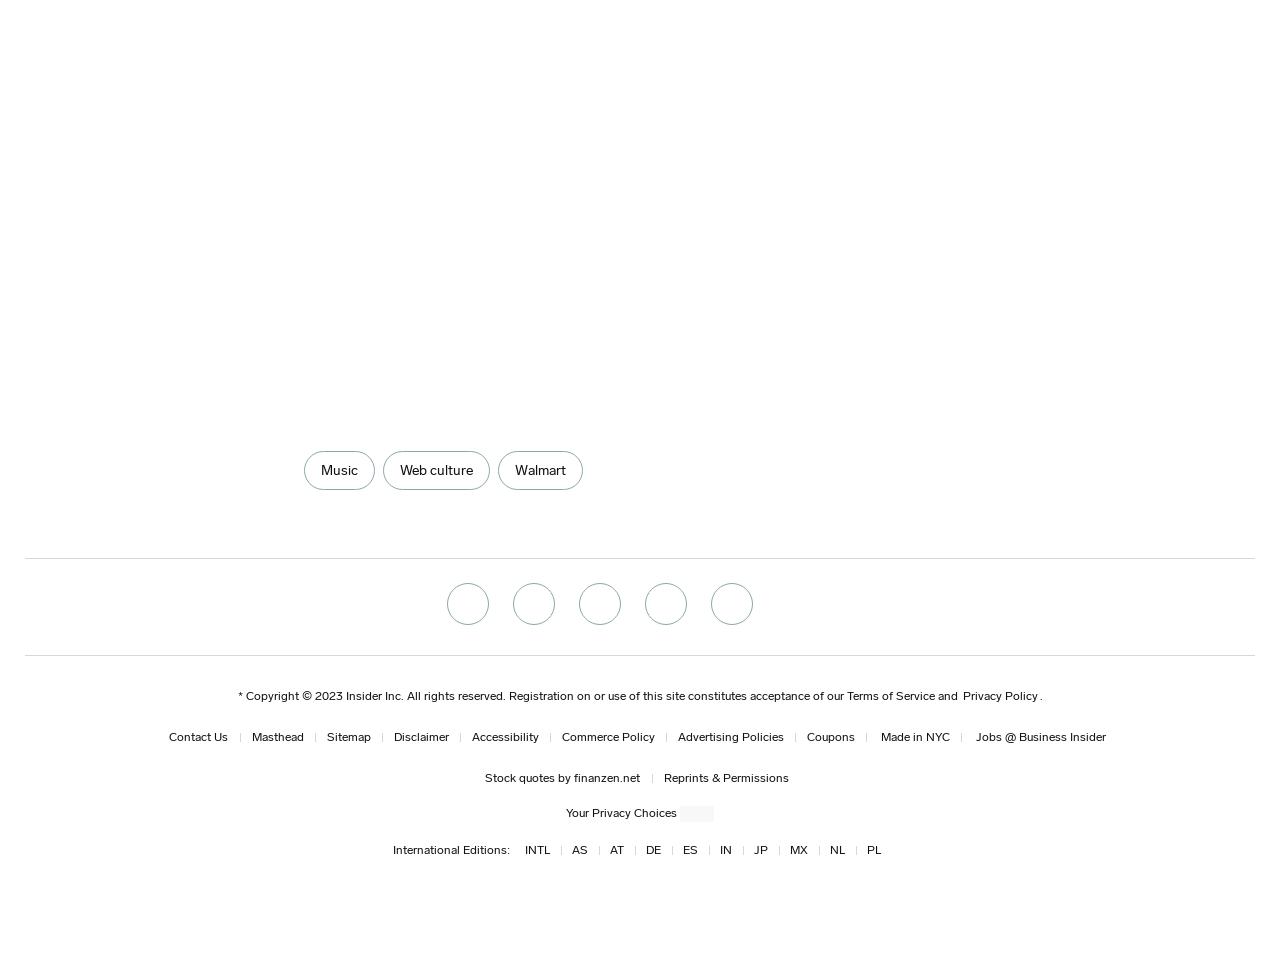  What do you see at coordinates (398, 470) in the screenshot?
I see `'Web culture'` at bounding box center [398, 470].